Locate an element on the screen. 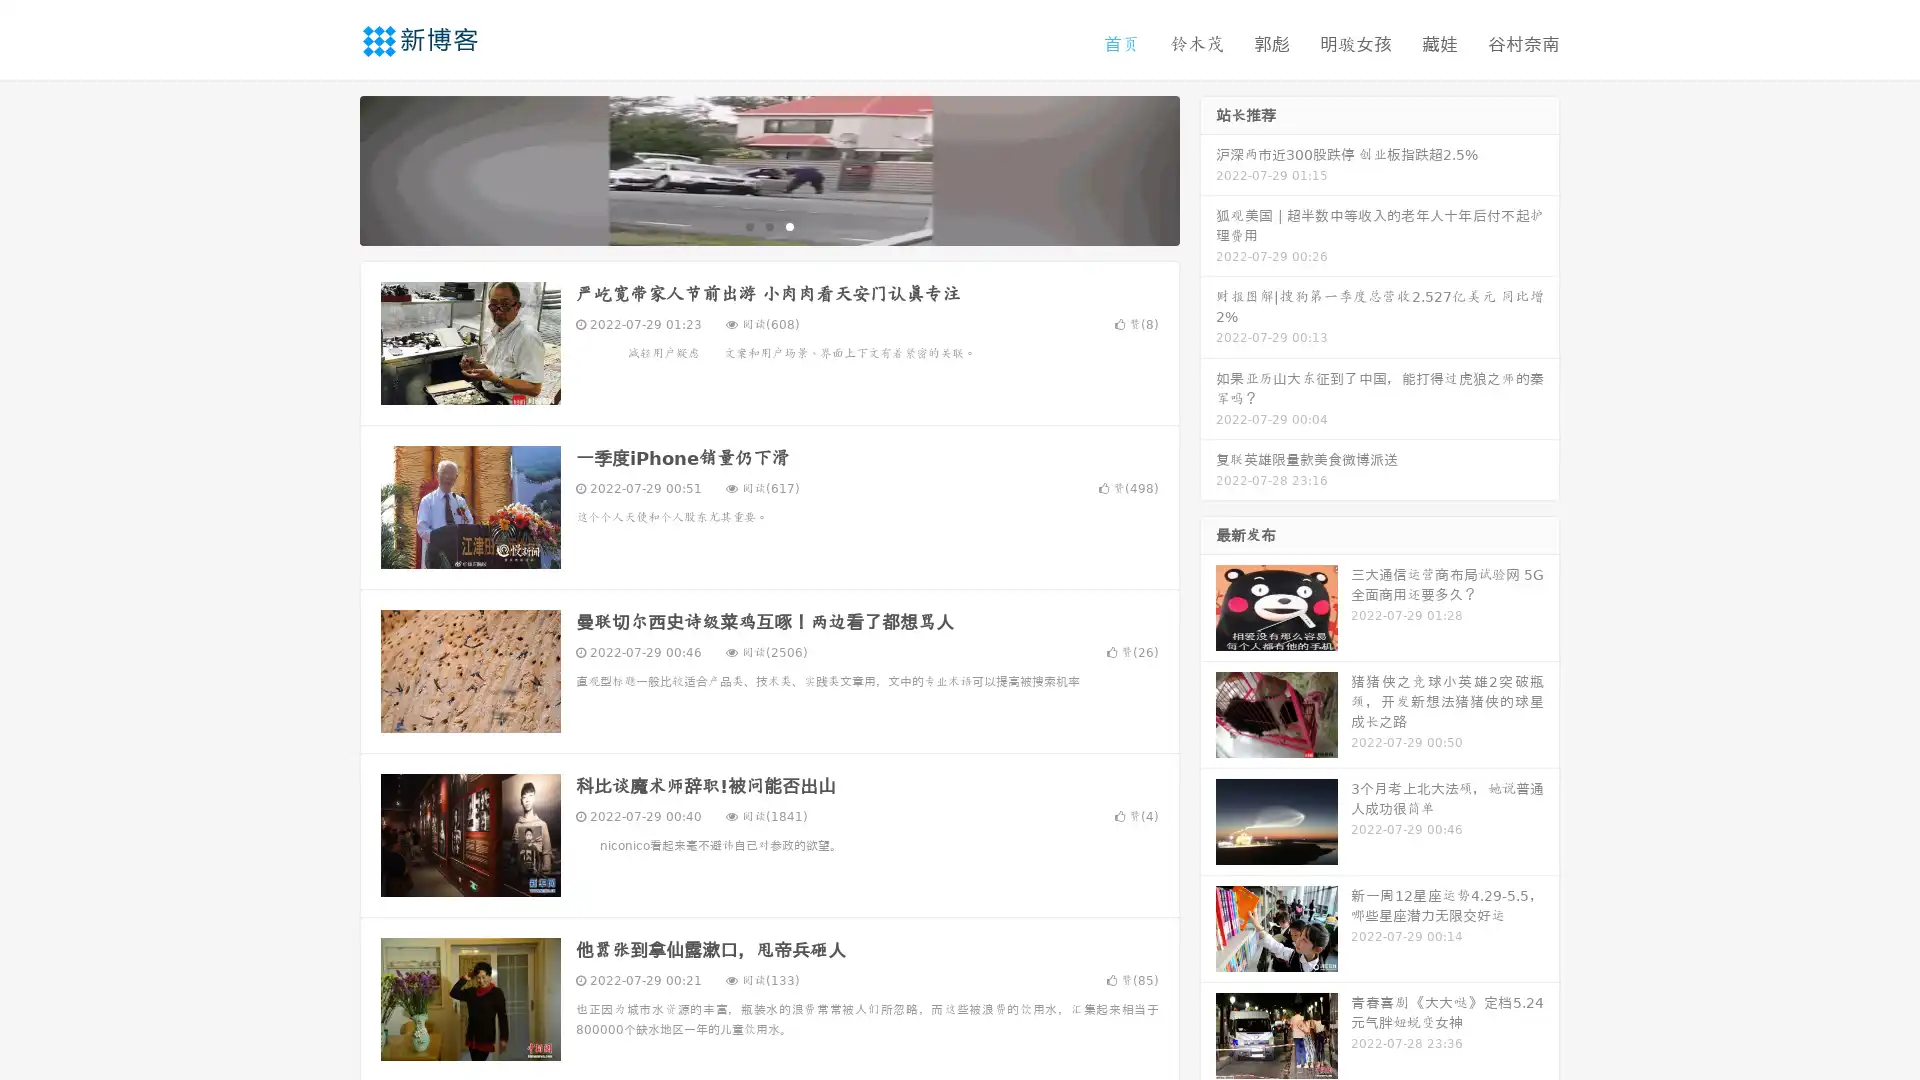 This screenshot has width=1920, height=1080. Go to slide 1 is located at coordinates (748, 225).